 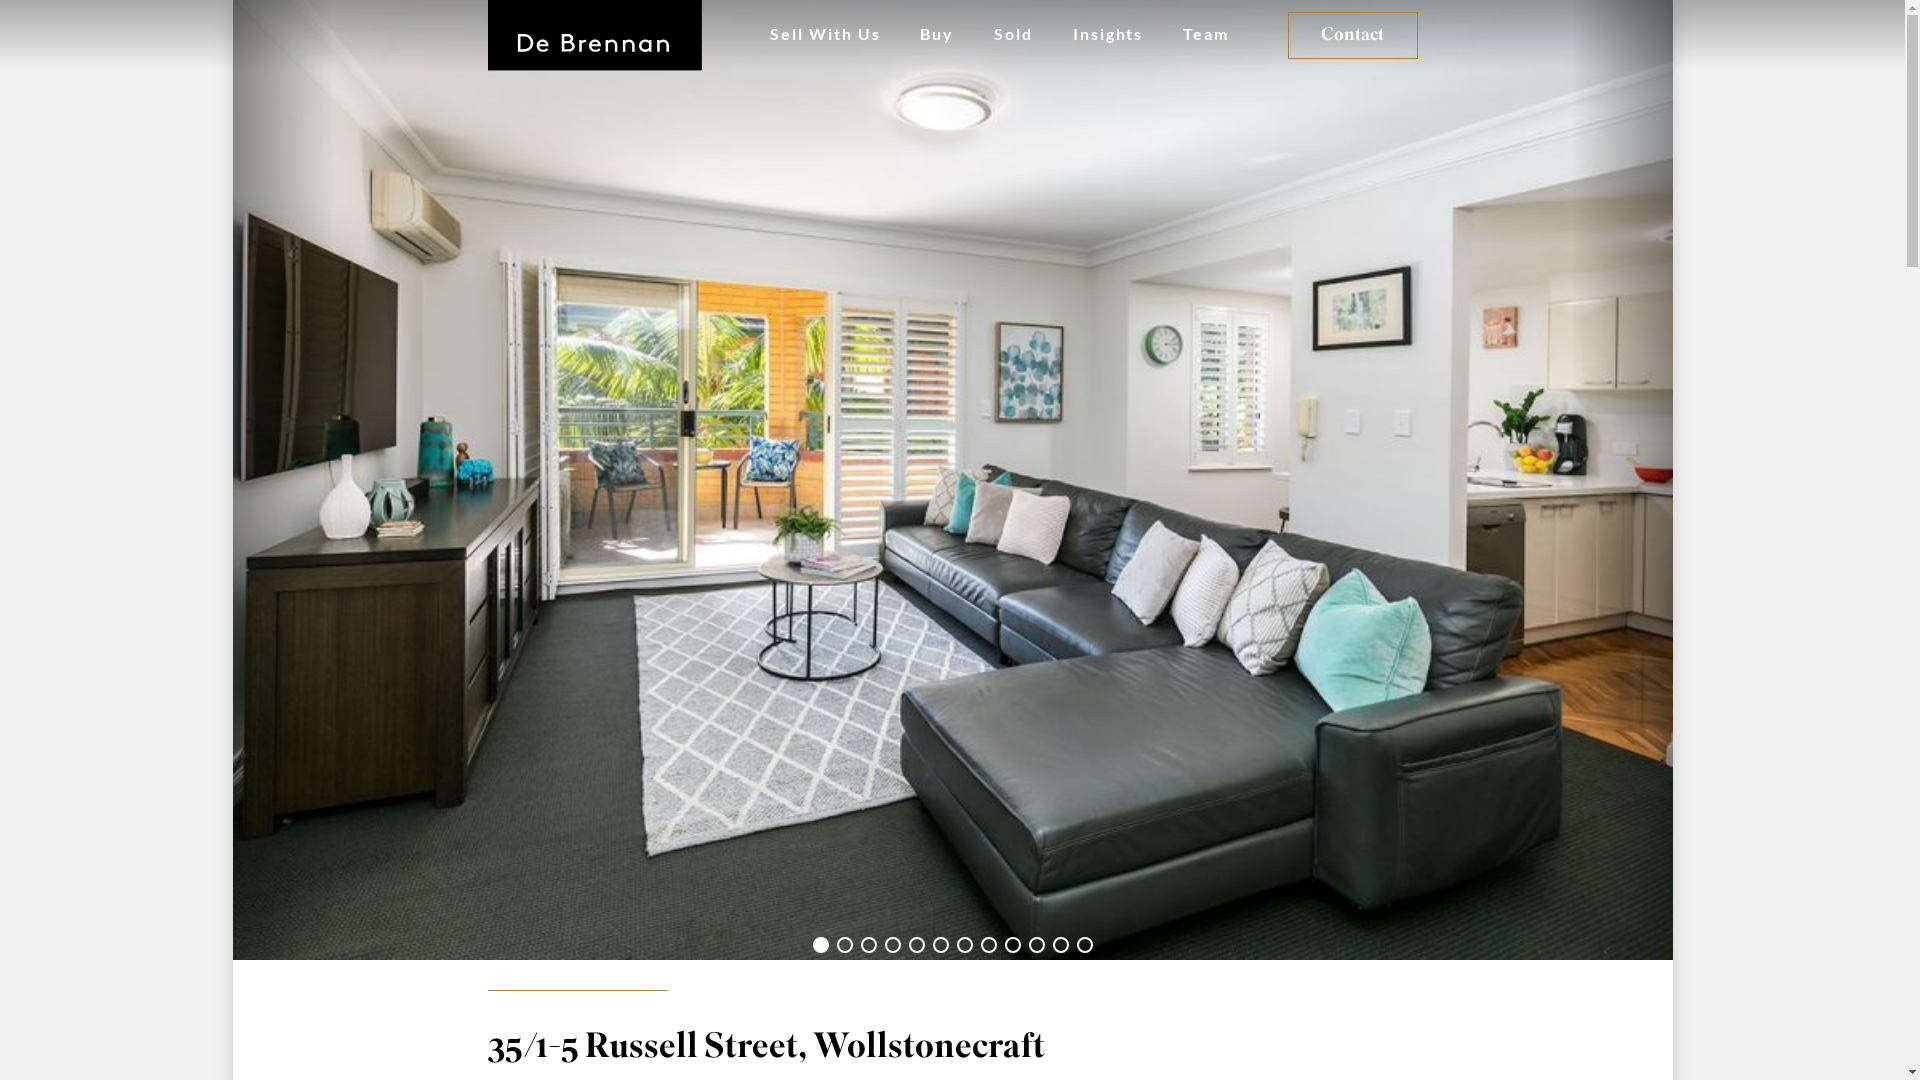 I want to click on '10', so click(x=1036, y=945).